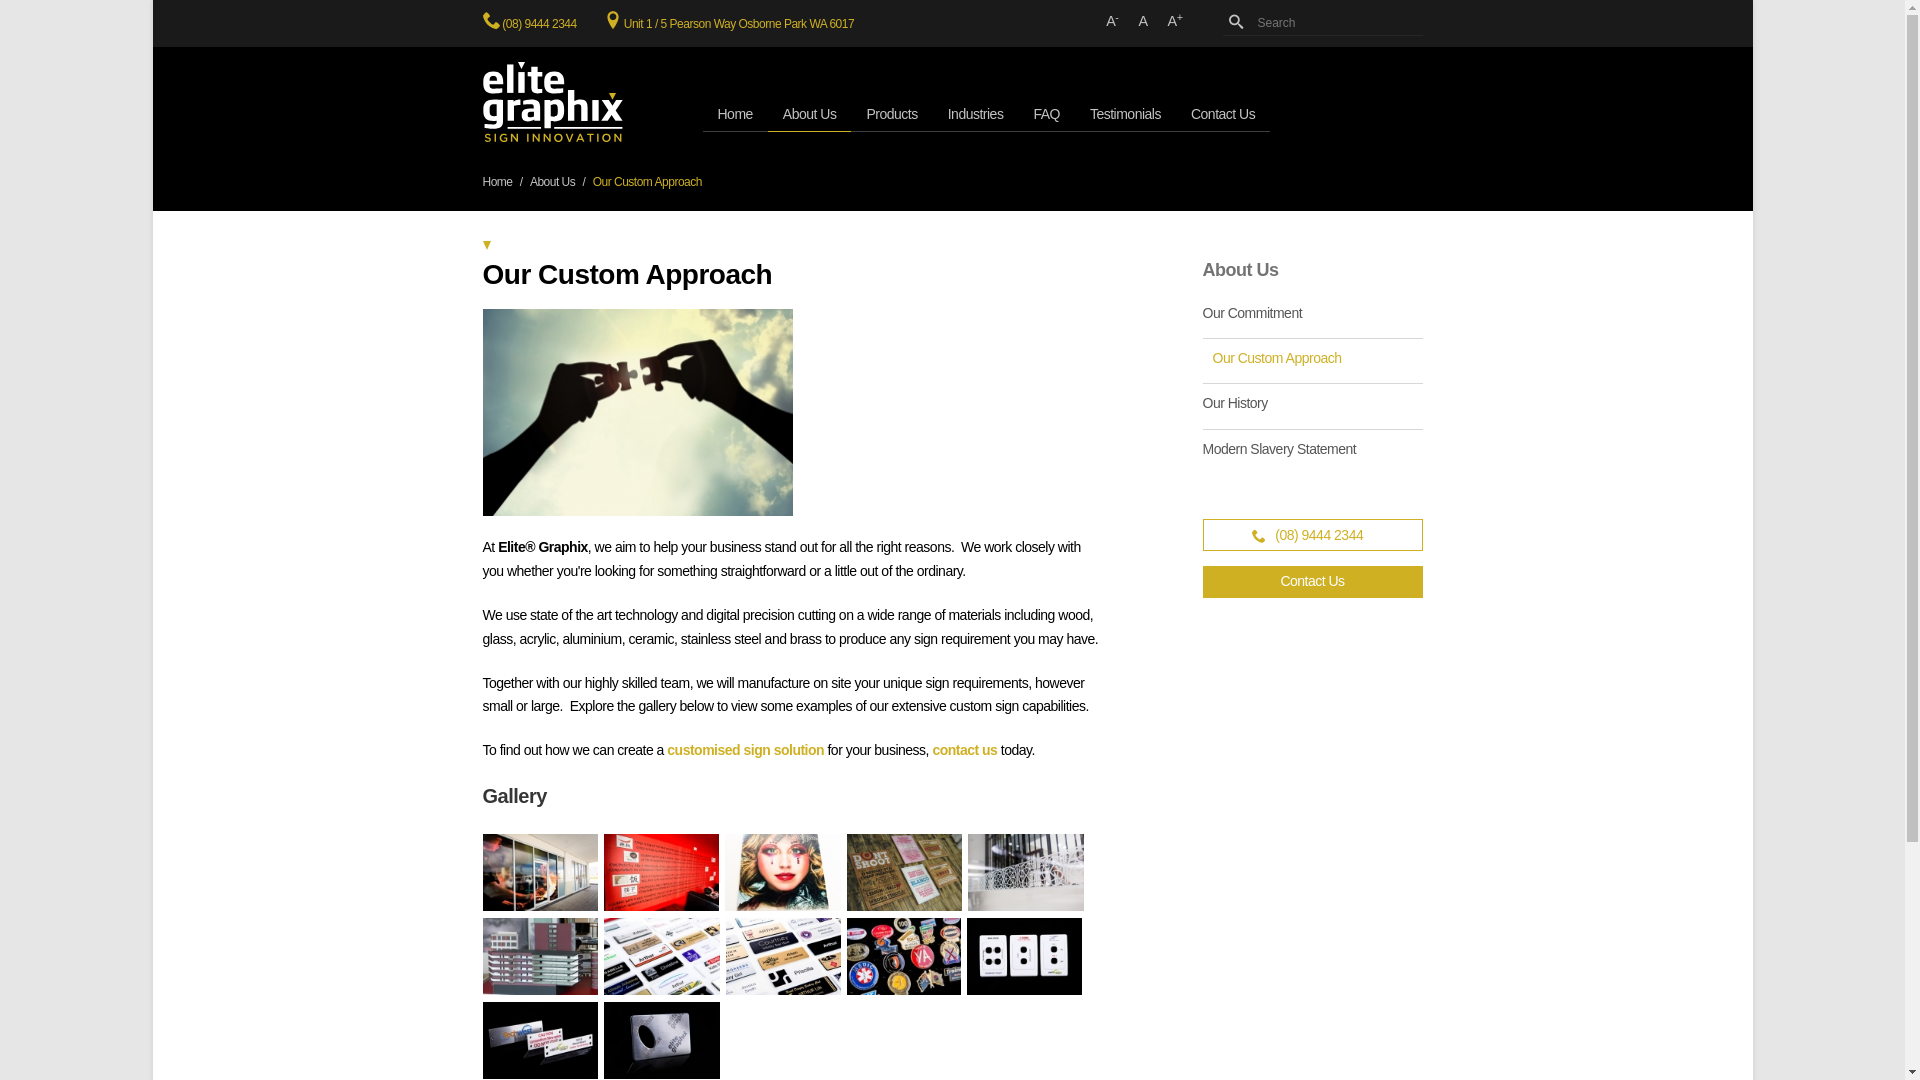 This screenshot has height=1080, width=1920. Describe the element at coordinates (975, 114) in the screenshot. I see `'Industries'` at that location.